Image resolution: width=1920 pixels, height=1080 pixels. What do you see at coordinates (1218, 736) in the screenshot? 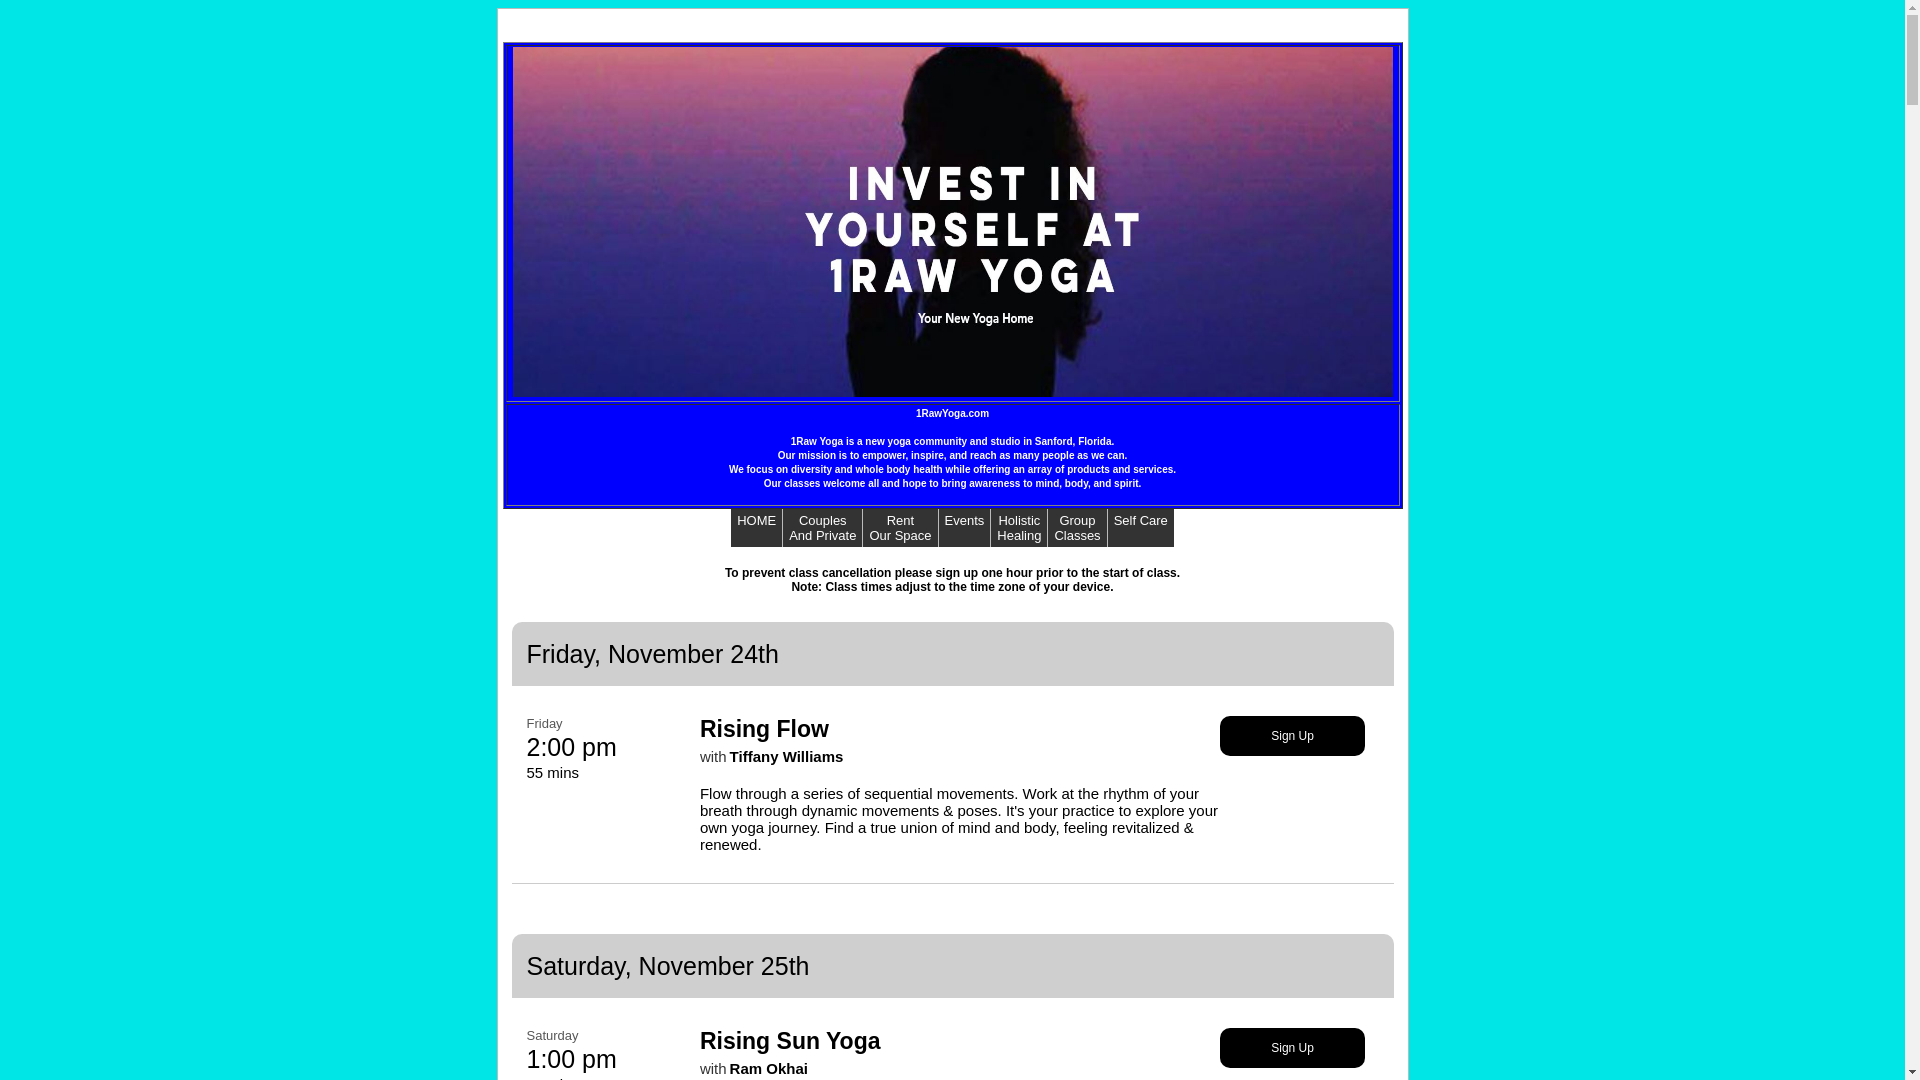
I see `'Sign Up'` at bounding box center [1218, 736].